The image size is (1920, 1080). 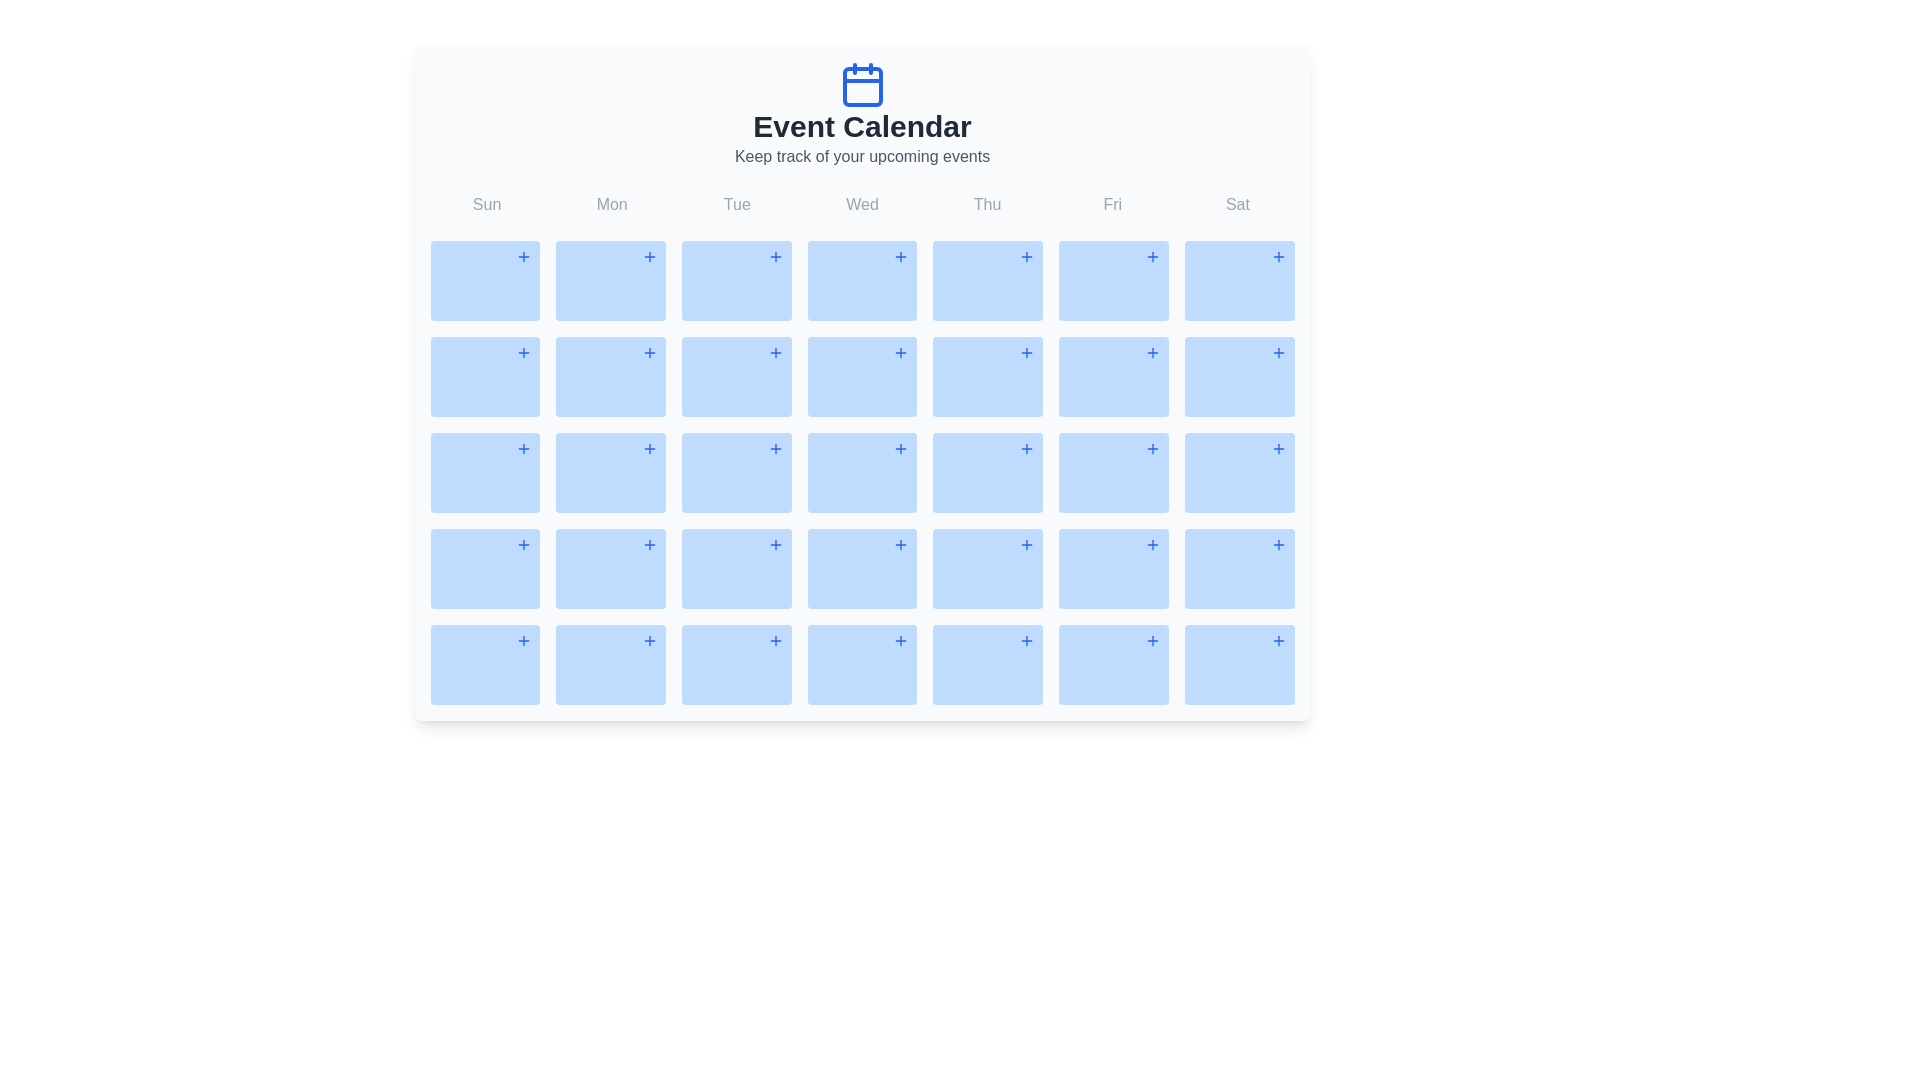 I want to click on the blue calendar icon located above the 'Event Calendar' text, so click(x=862, y=83).